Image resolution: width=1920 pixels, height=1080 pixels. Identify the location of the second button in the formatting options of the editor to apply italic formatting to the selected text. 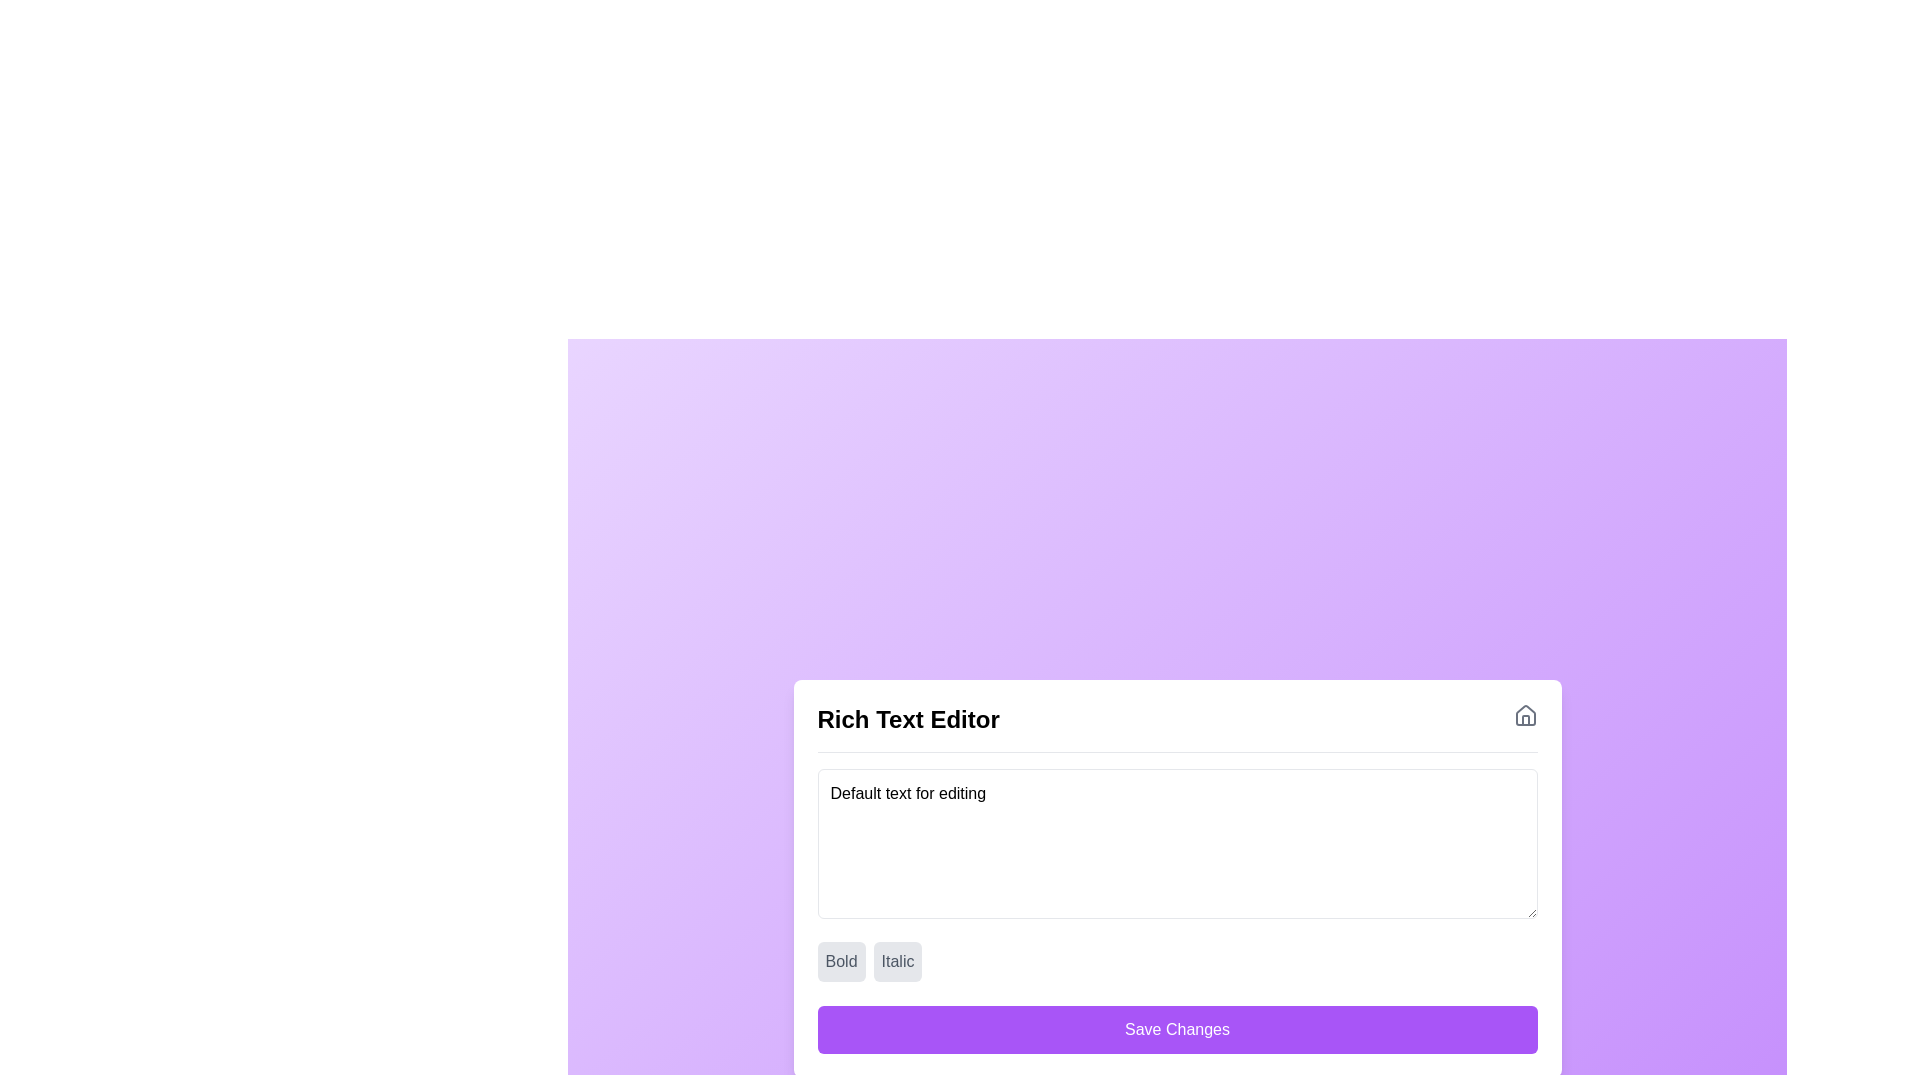
(896, 960).